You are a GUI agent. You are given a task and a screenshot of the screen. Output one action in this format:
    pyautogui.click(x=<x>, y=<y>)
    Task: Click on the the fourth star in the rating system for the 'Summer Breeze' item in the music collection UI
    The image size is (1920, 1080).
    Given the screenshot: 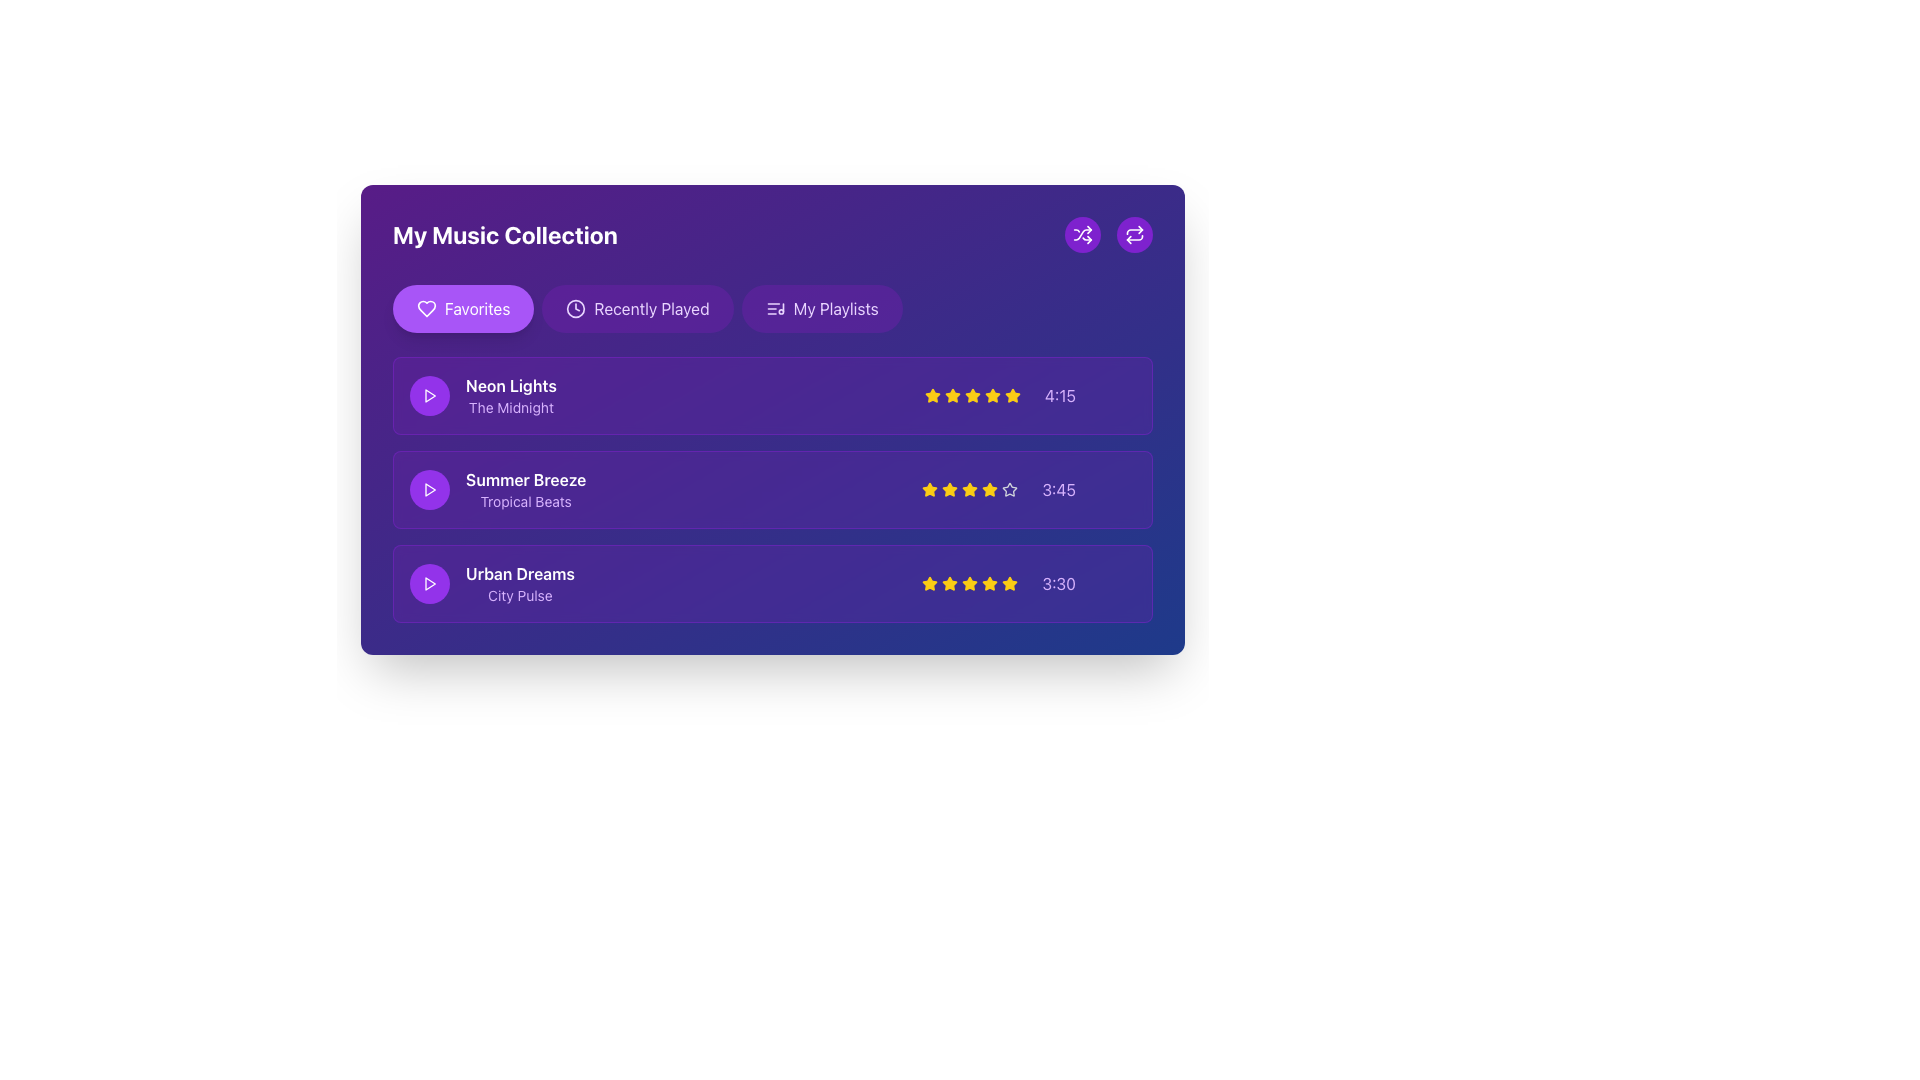 What is the action you would take?
    pyautogui.click(x=1010, y=489)
    